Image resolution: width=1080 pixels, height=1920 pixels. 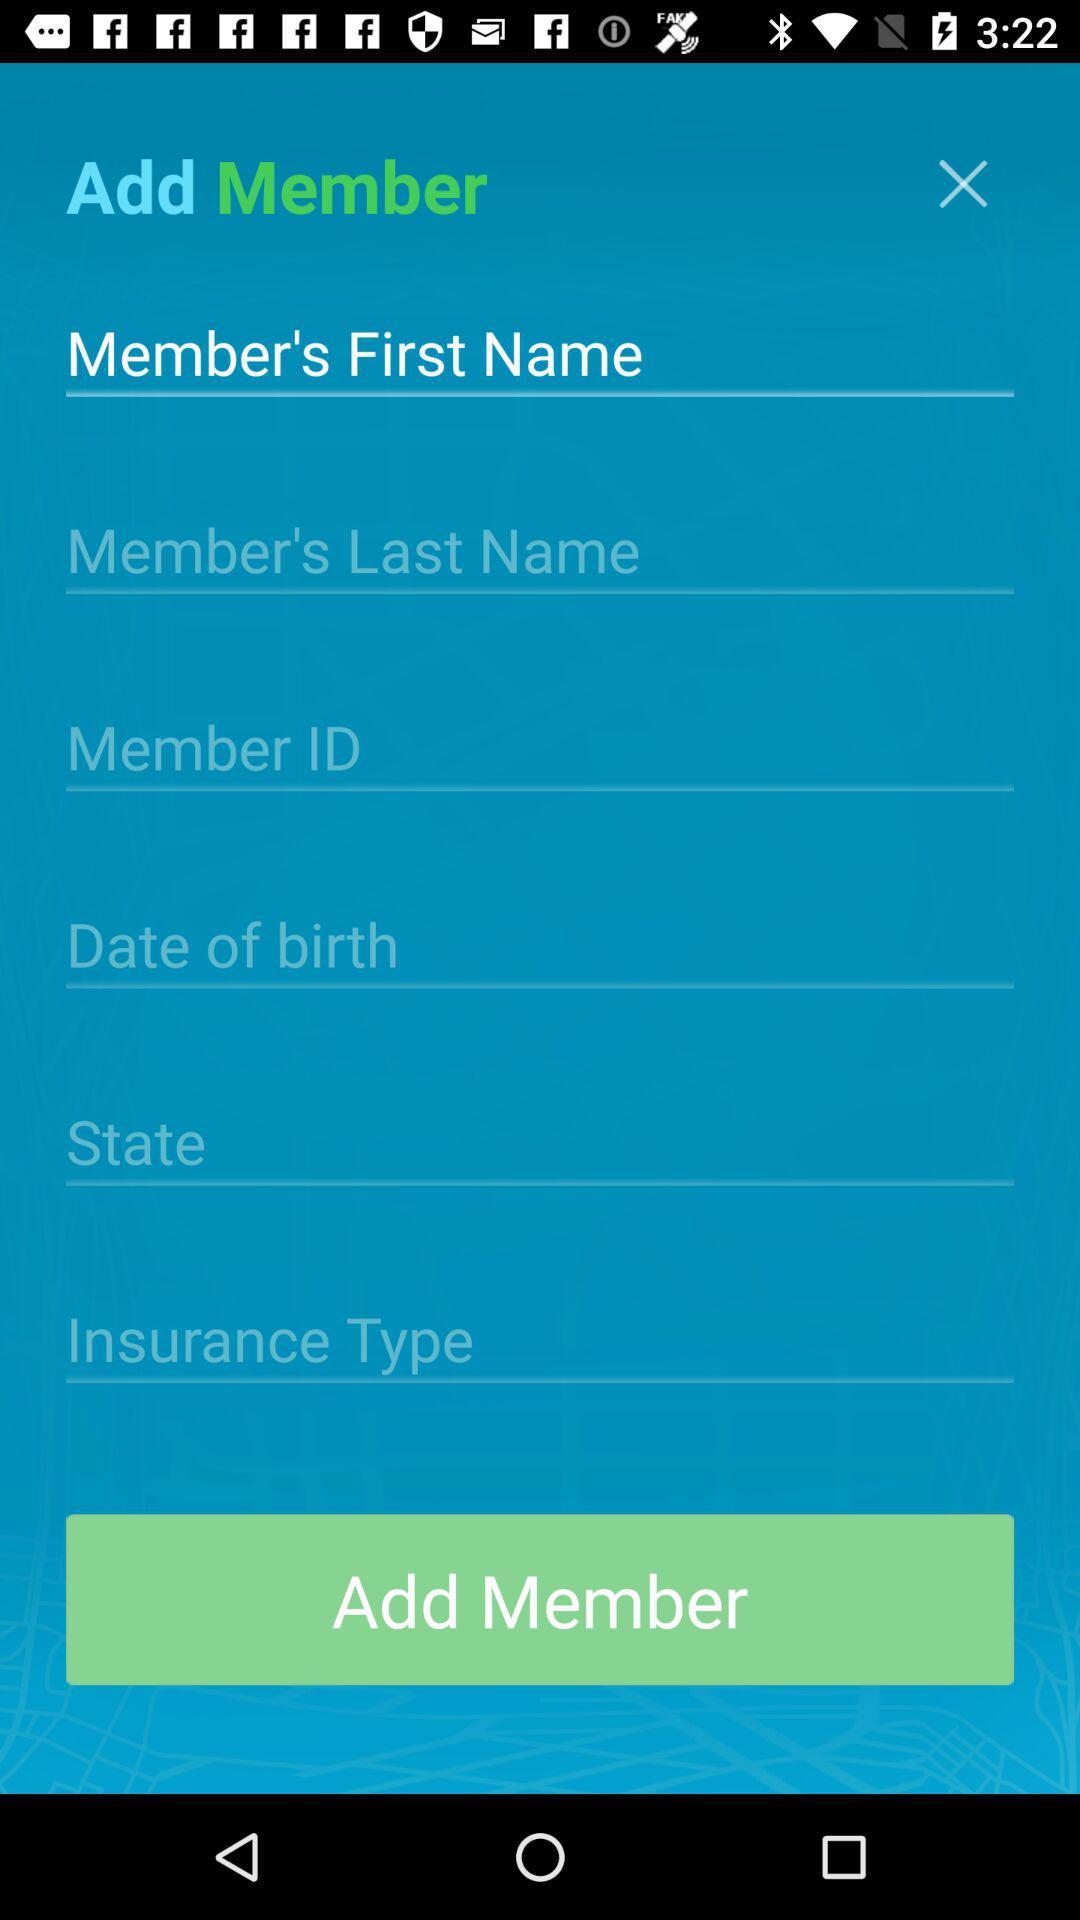 What do you see at coordinates (540, 1336) in the screenshot?
I see `insurance type input field` at bounding box center [540, 1336].